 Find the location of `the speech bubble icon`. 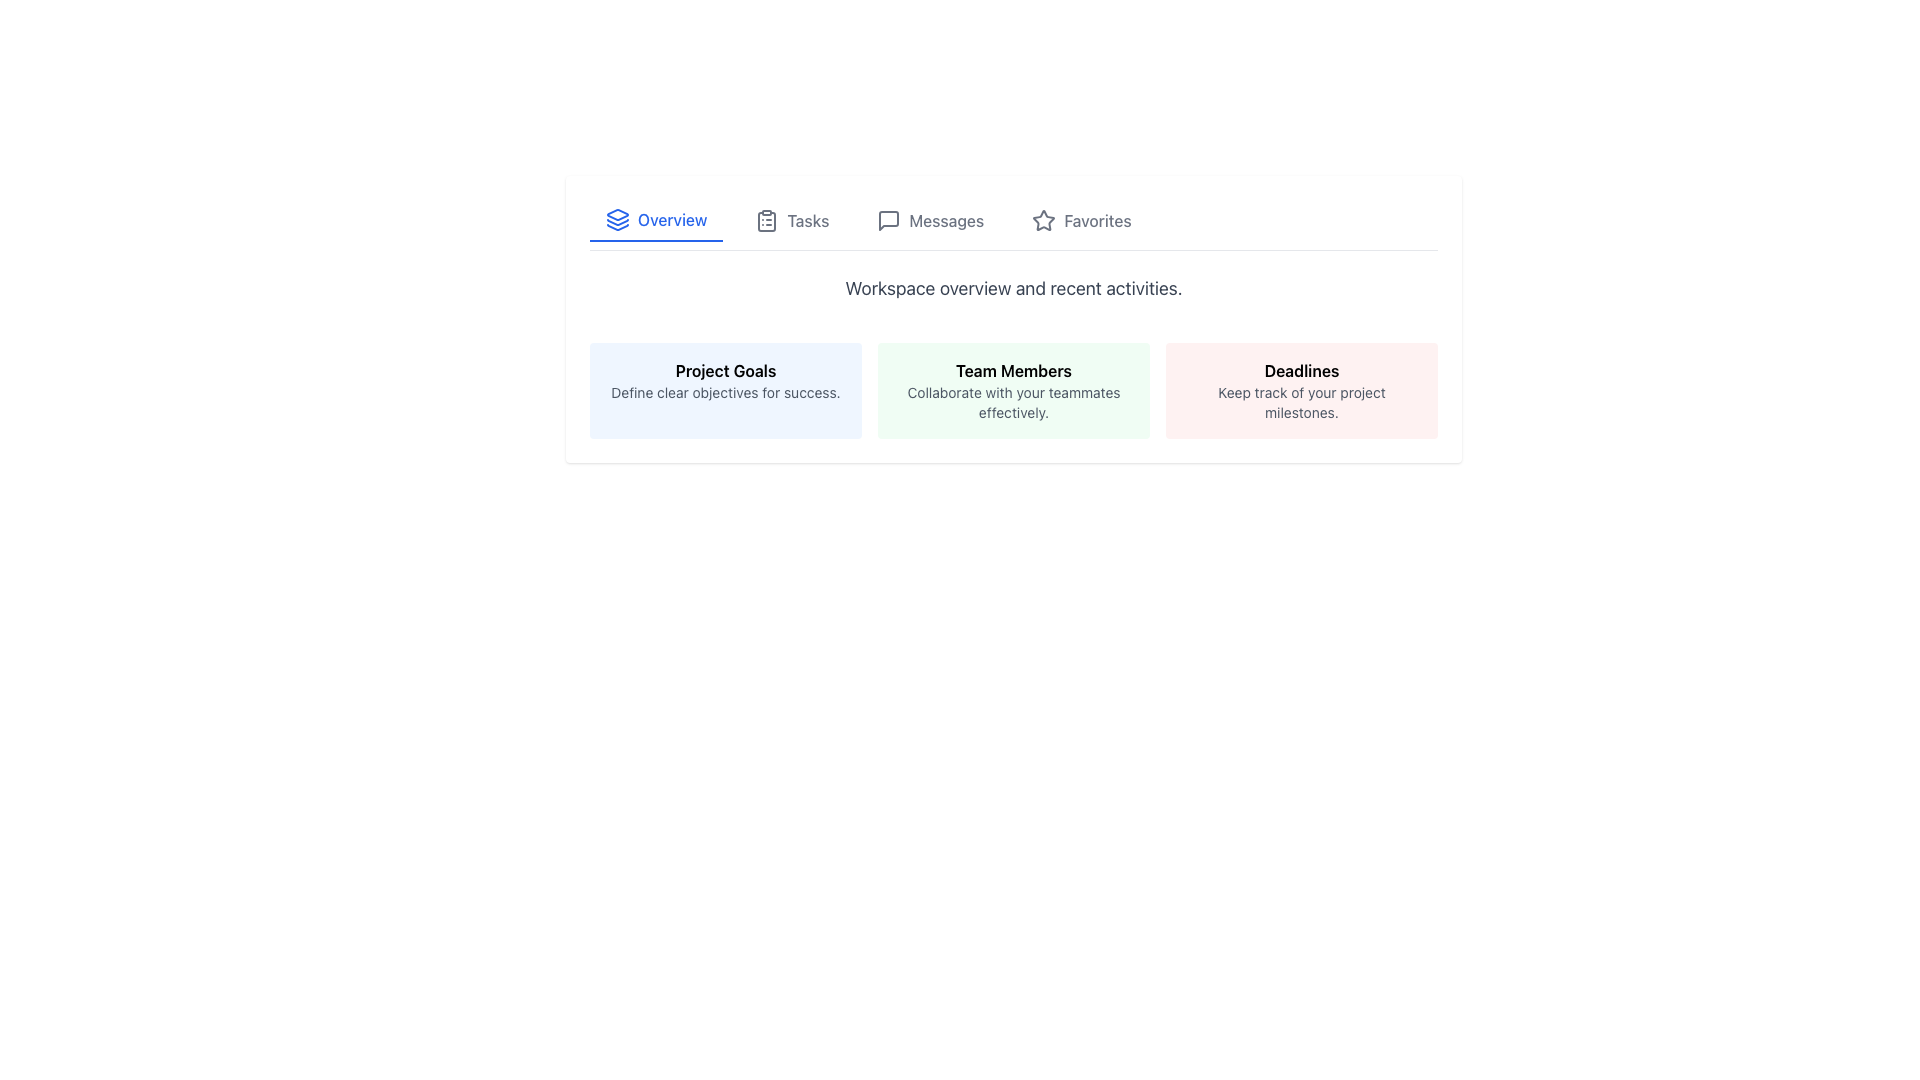

the speech bubble icon is located at coordinates (888, 220).